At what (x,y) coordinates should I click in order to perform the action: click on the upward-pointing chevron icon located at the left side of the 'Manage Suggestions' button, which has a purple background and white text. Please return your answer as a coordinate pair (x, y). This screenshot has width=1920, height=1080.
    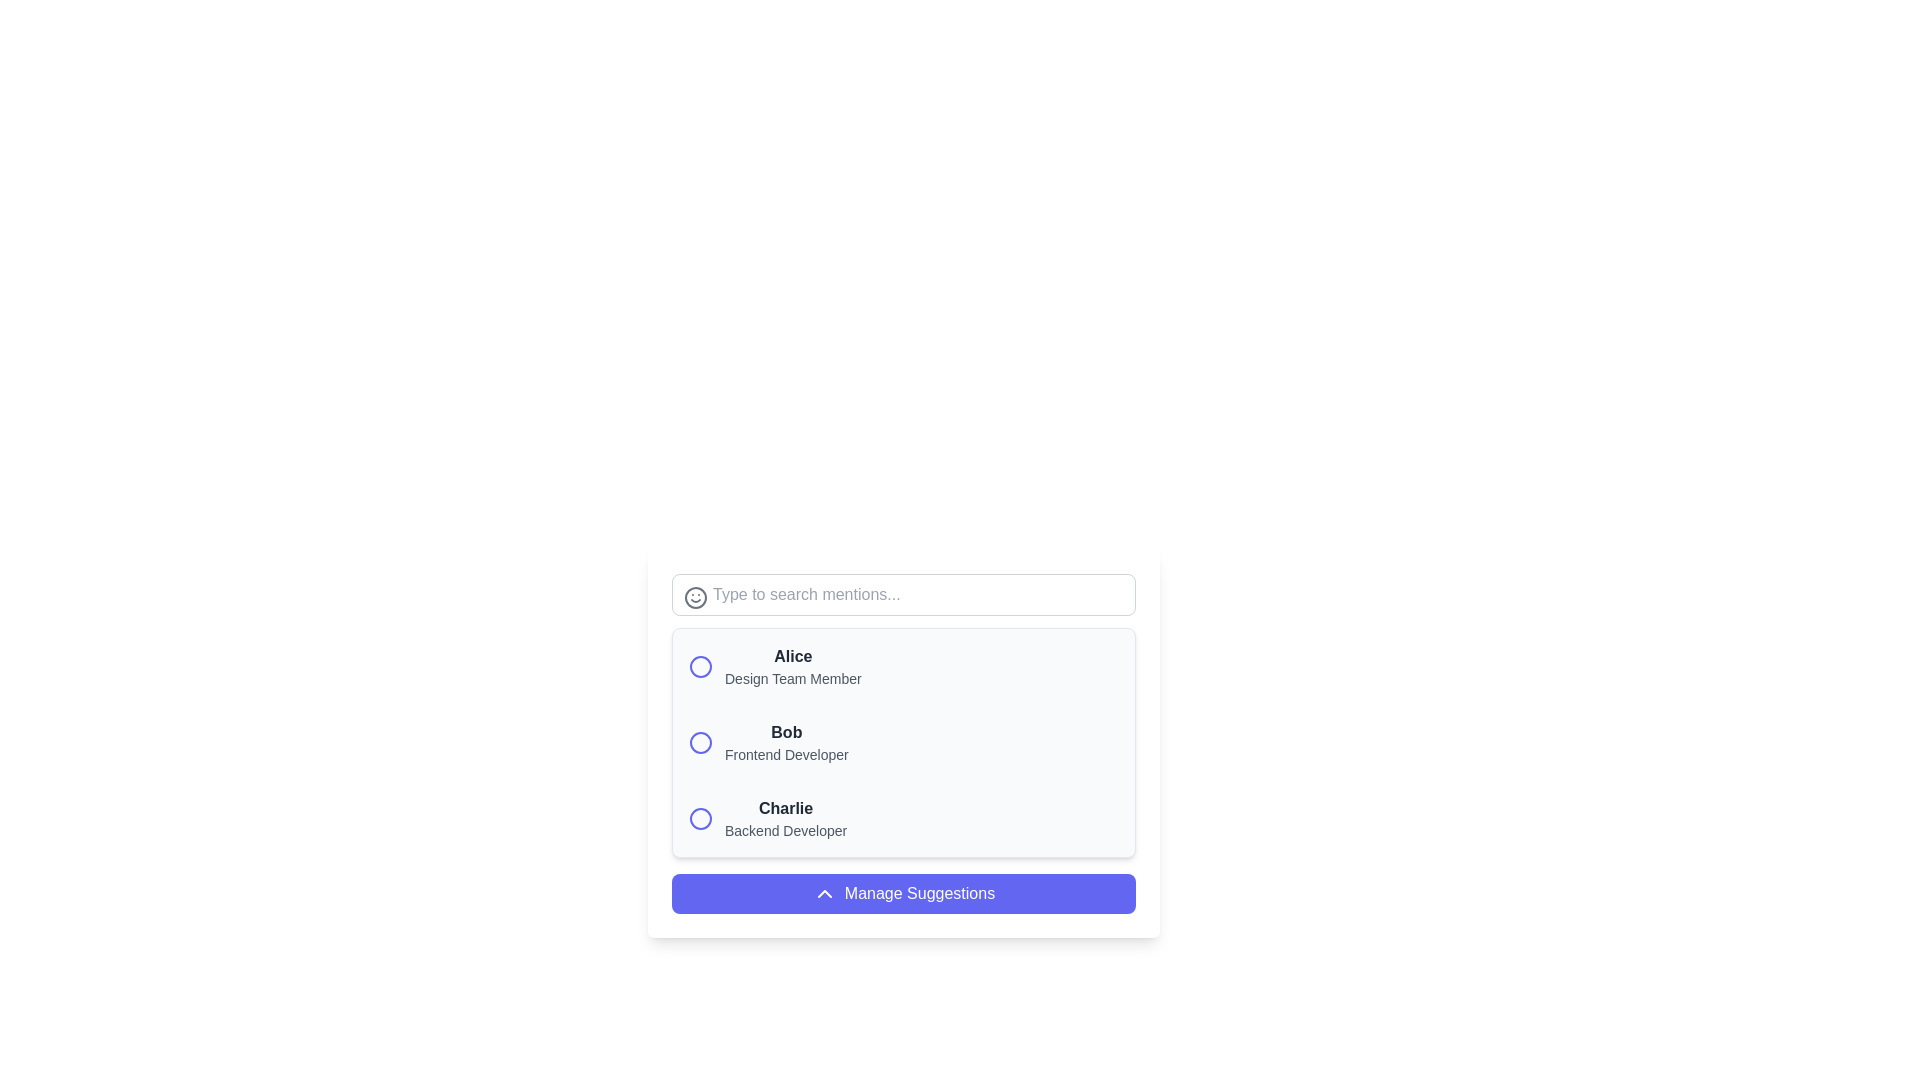
    Looking at the image, I should click on (824, 893).